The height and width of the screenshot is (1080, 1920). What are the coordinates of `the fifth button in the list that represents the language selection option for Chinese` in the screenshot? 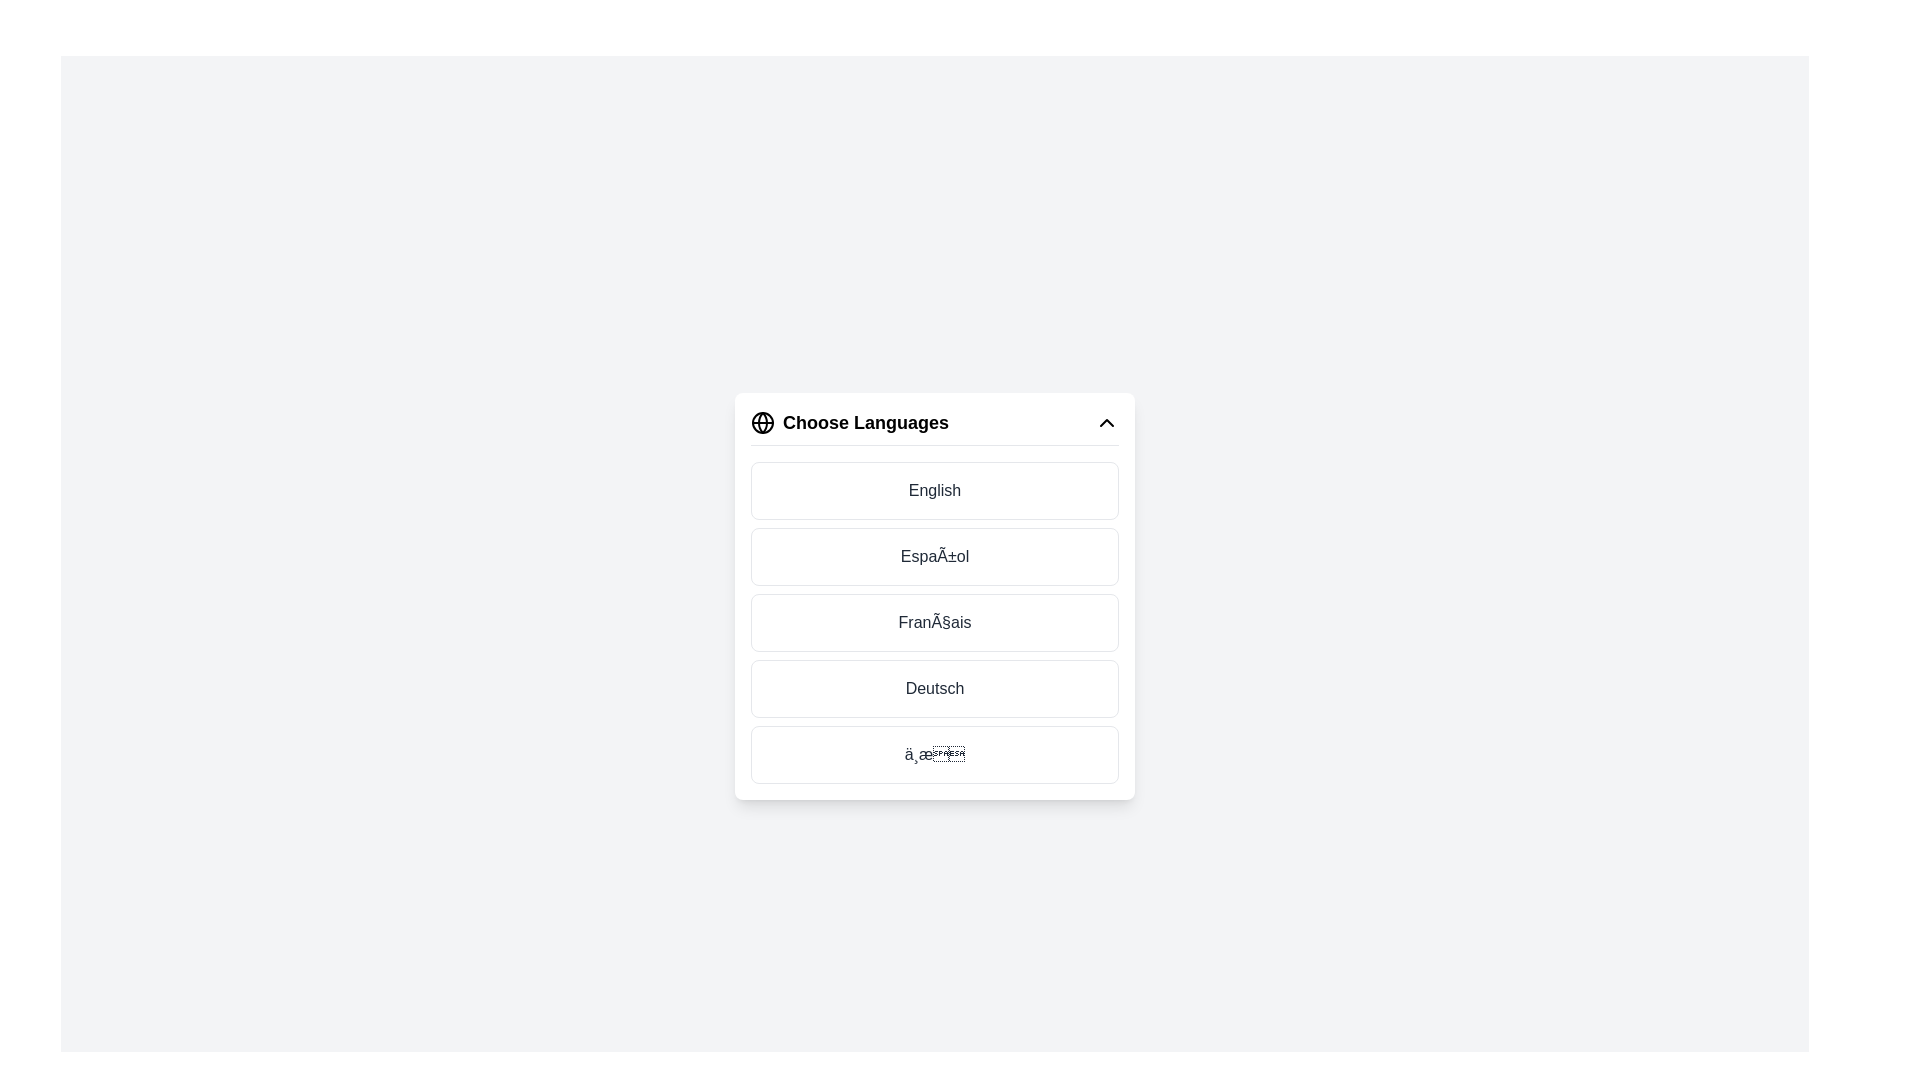 It's located at (934, 753).